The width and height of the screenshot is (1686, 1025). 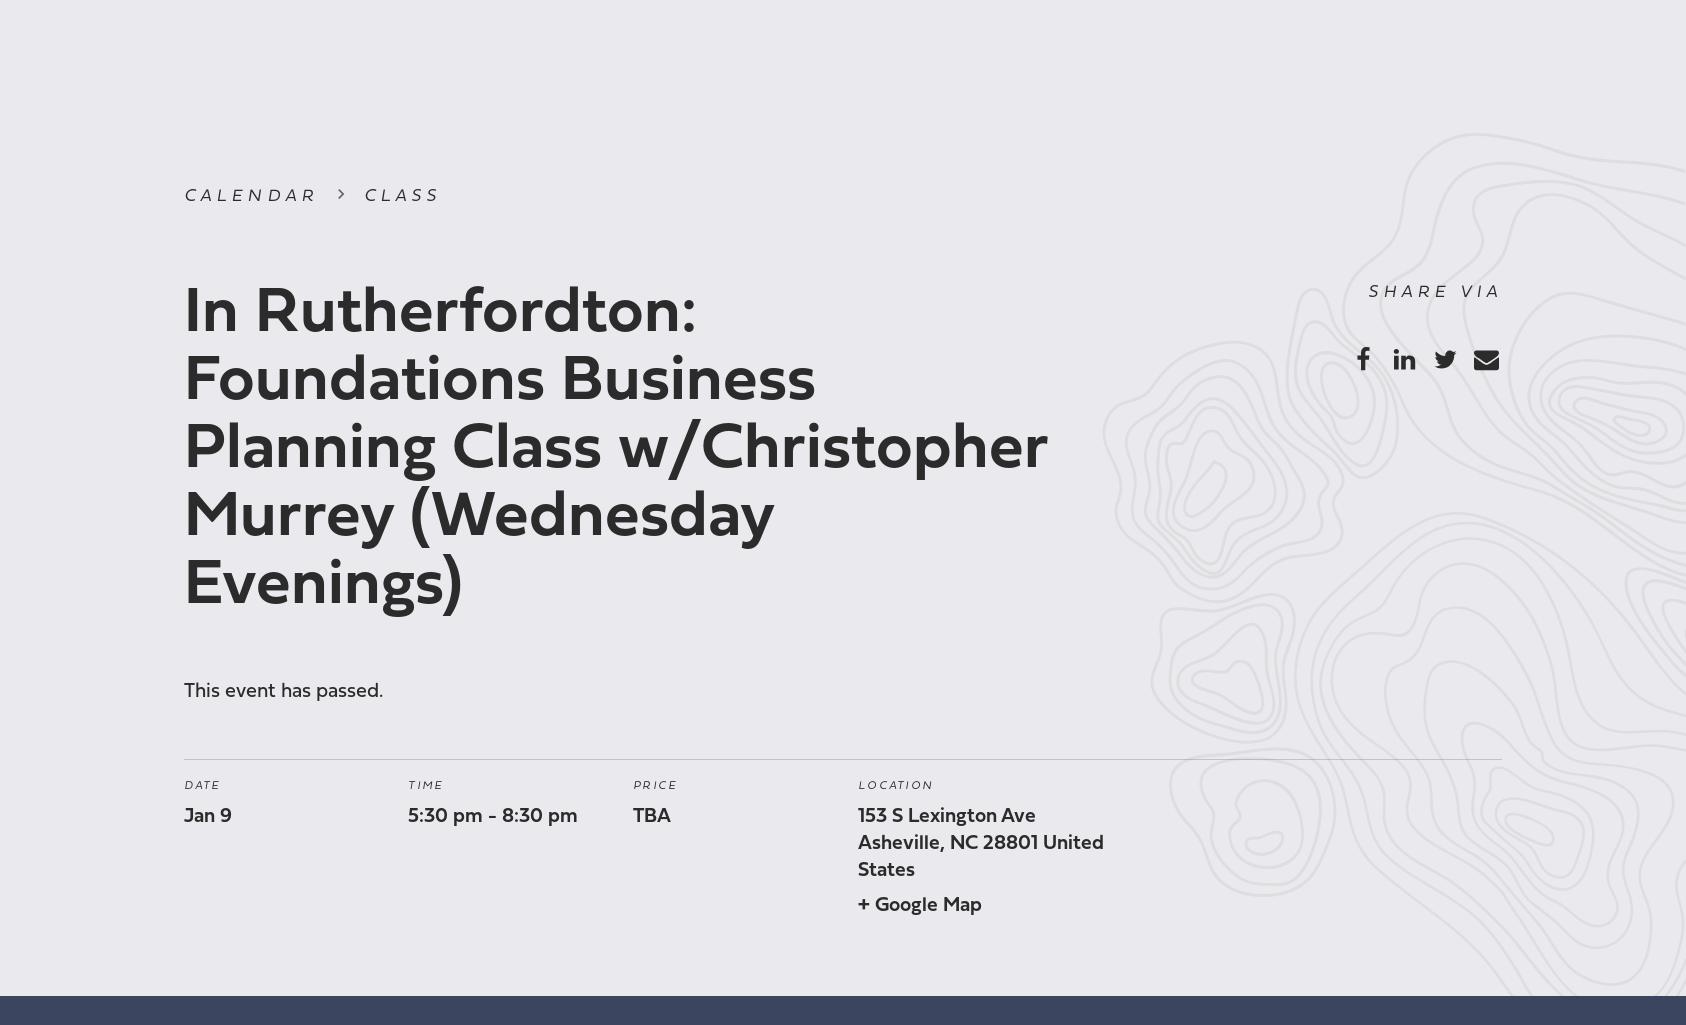 What do you see at coordinates (281, 691) in the screenshot?
I see `'This event has passed.'` at bounding box center [281, 691].